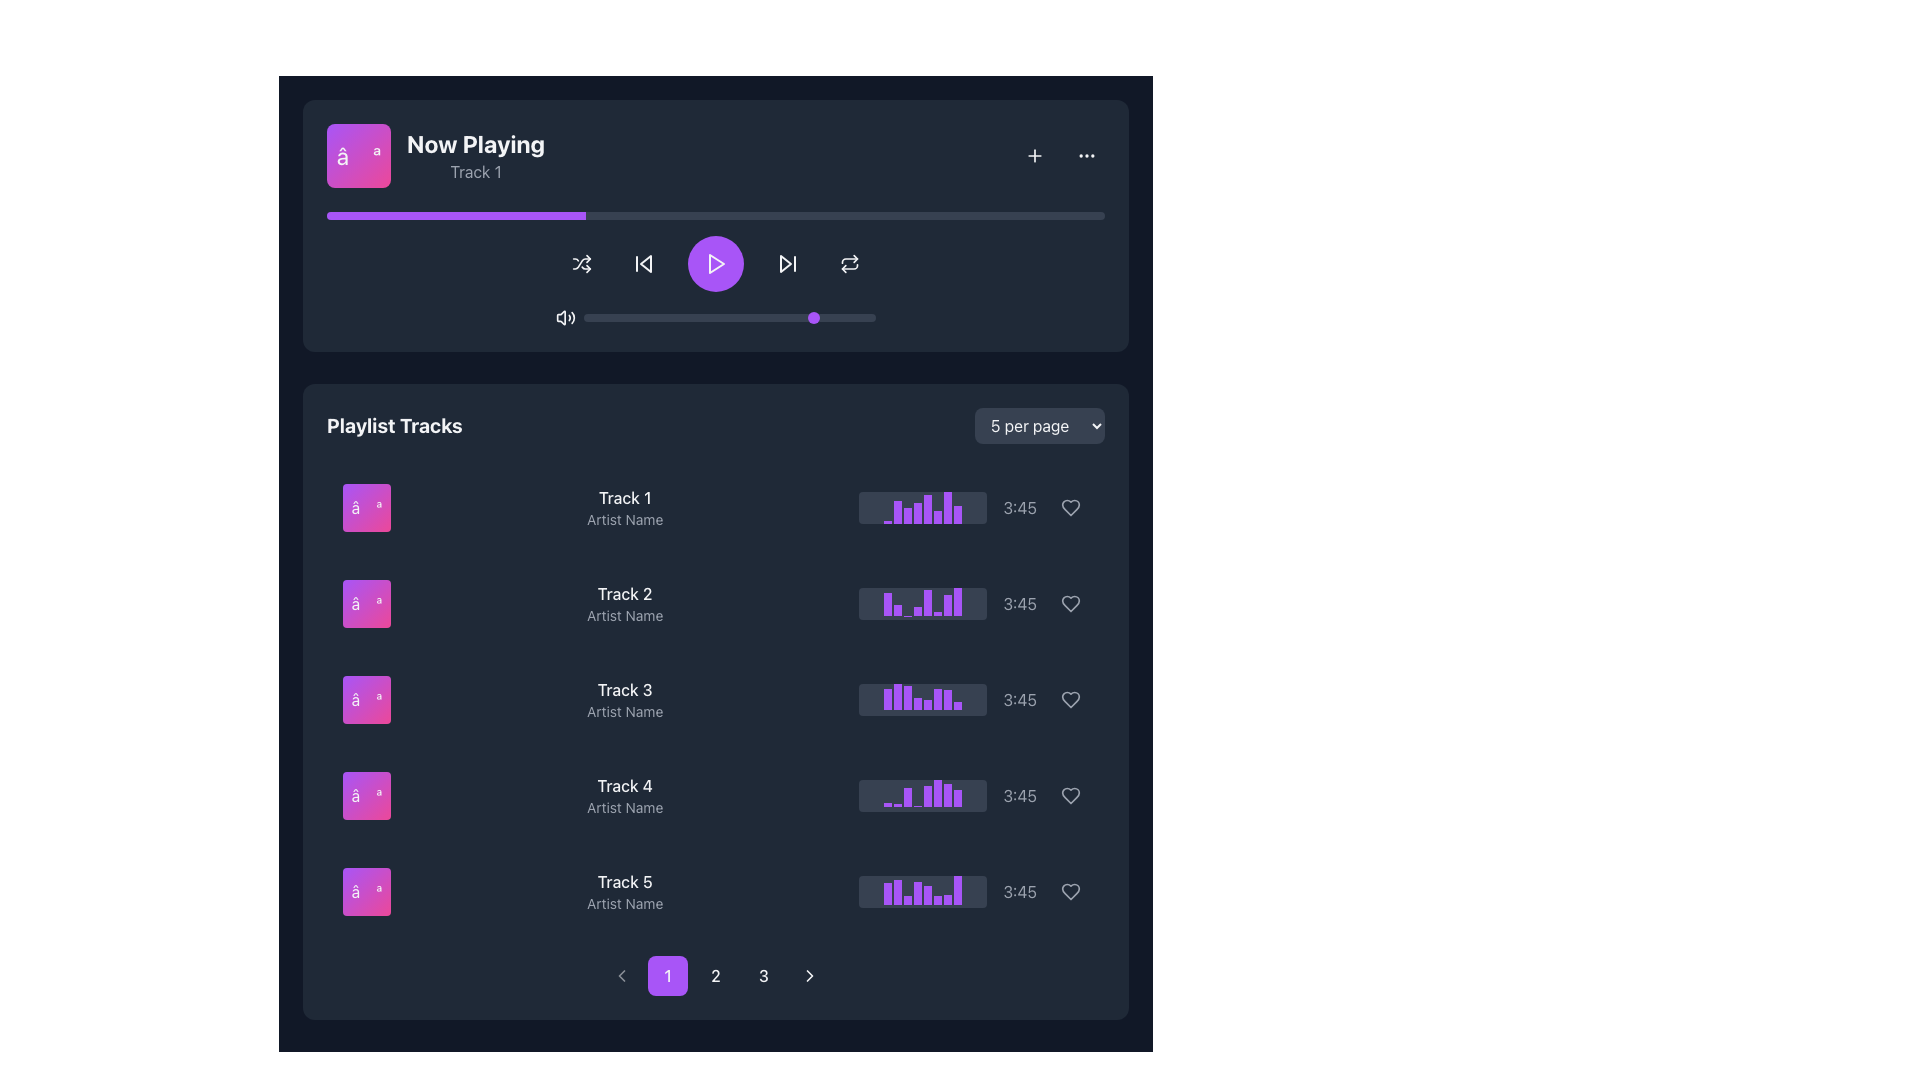 The height and width of the screenshot is (1080, 1920). What do you see at coordinates (366, 890) in the screenshot?
I see `the square icon with a gradient background transitioning from purple to pink, which displays a musical note icon, located in the 'Playlist Tracks' section, fifth from the top, to the left of 'Track 5' and 'Artist Name'` at bounding box center [366, 890].